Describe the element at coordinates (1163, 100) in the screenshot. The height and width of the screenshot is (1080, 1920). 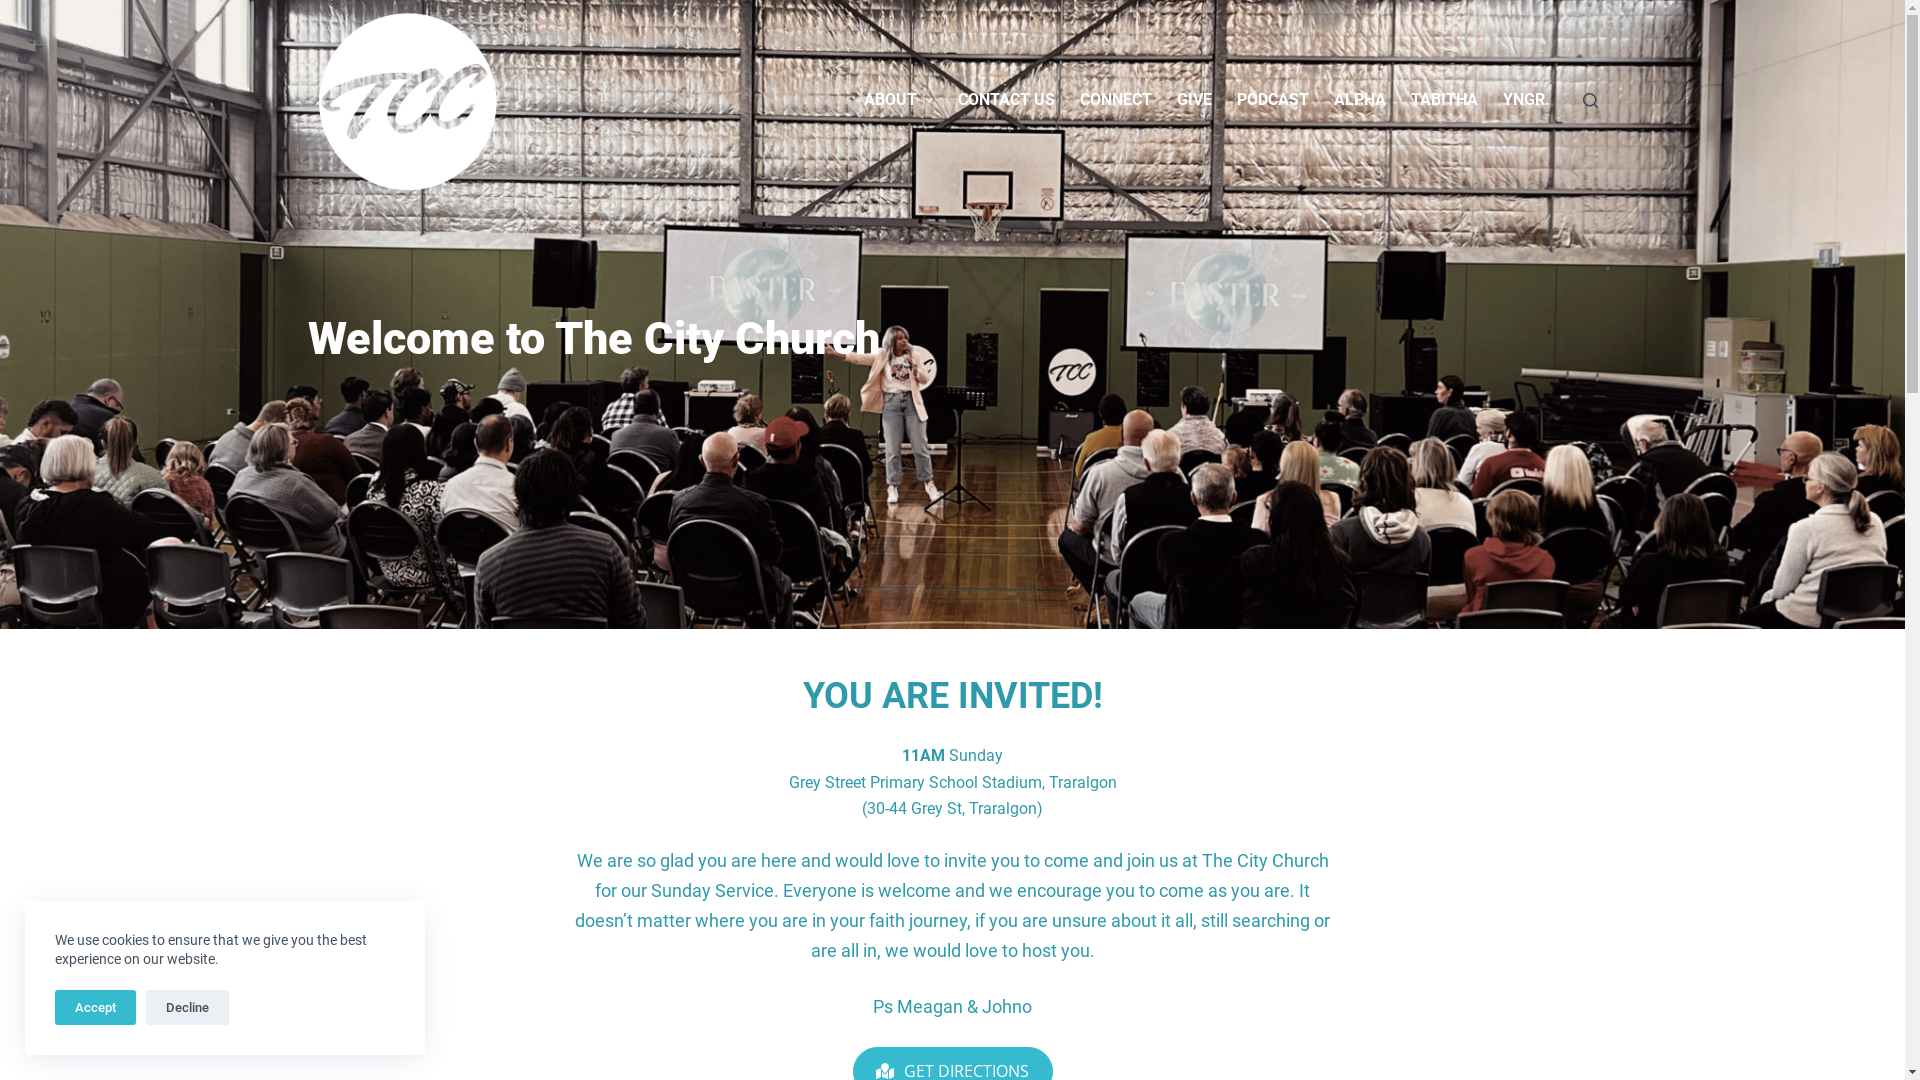
I see `'GIVE'` at that location.